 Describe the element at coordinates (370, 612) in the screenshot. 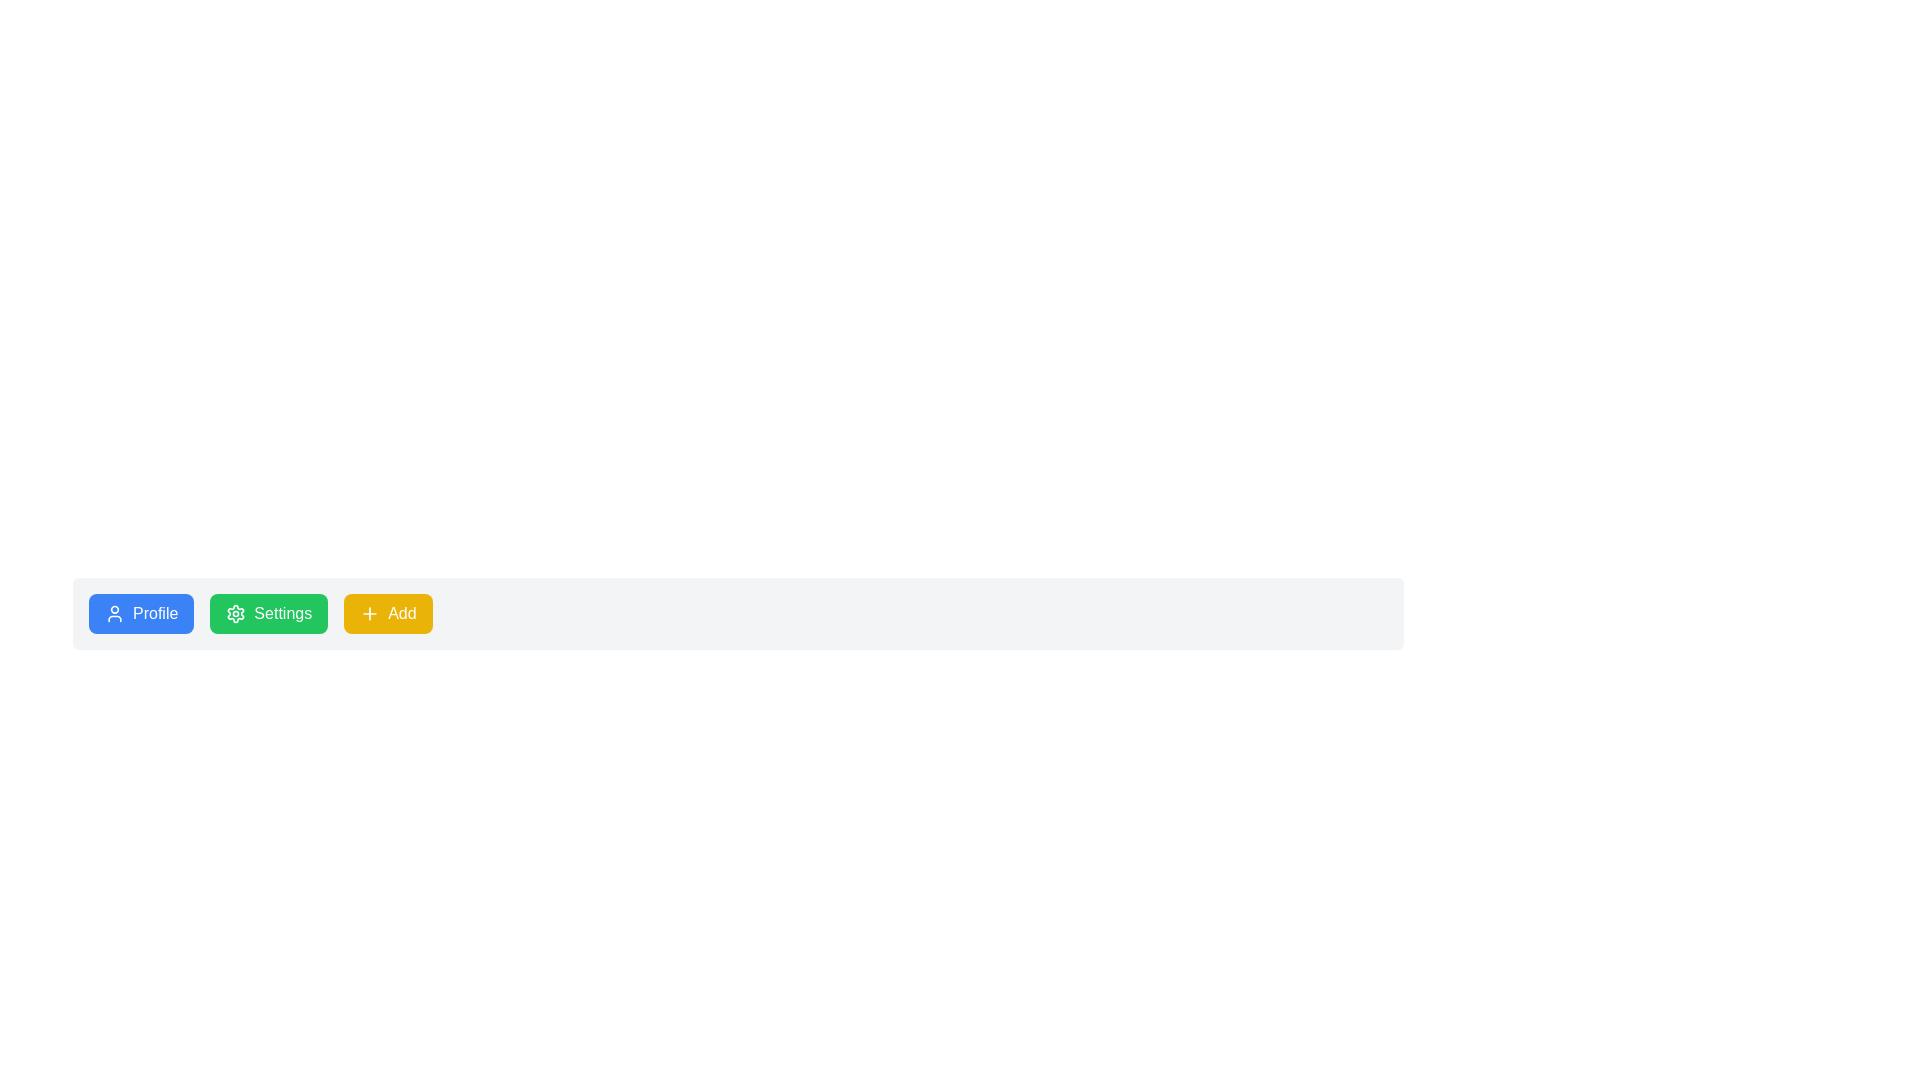

I see `the small plus icon styled with two intersecting lines forming a cross, located within the 'Add' button next to 'Settings' in the navigation bar` at that location.